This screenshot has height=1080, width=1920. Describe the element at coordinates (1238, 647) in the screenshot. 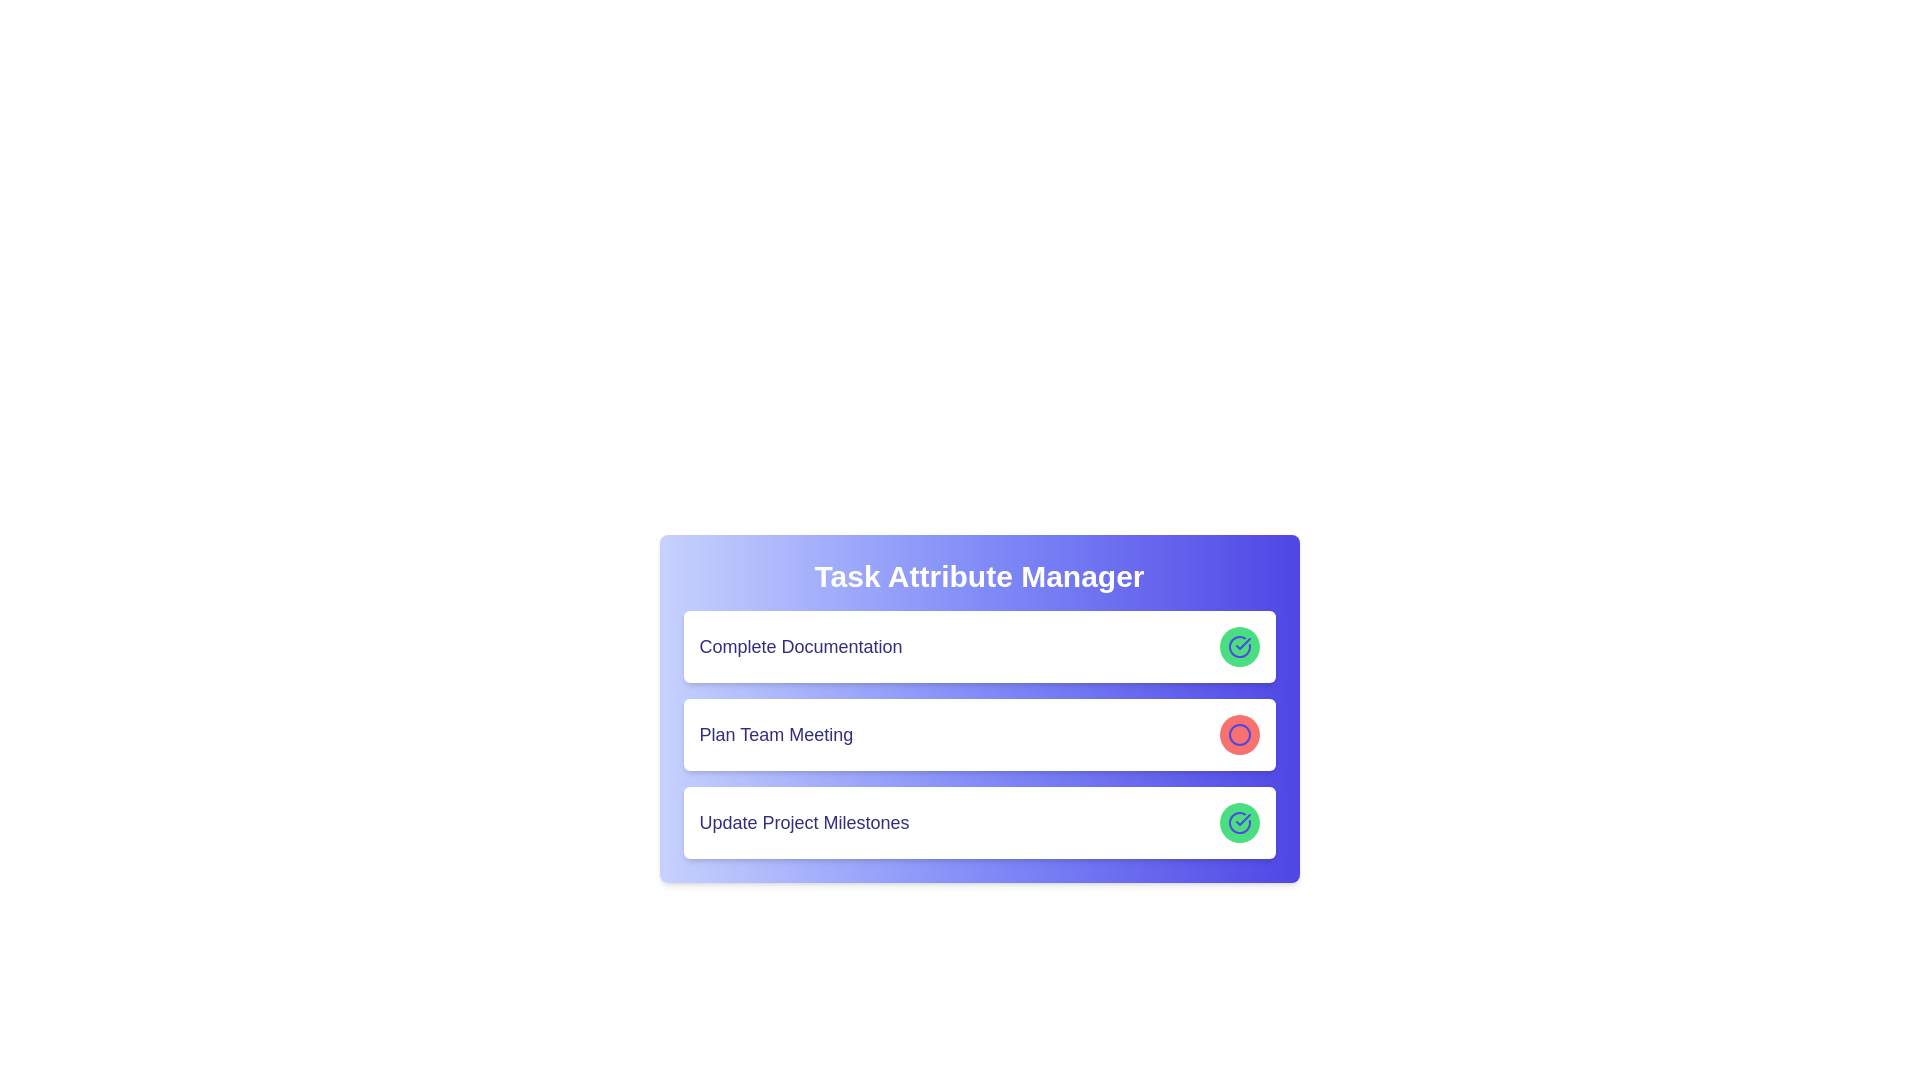

I see `the interactive button located on the right side of the 'Complete Documentation' text` at that location.